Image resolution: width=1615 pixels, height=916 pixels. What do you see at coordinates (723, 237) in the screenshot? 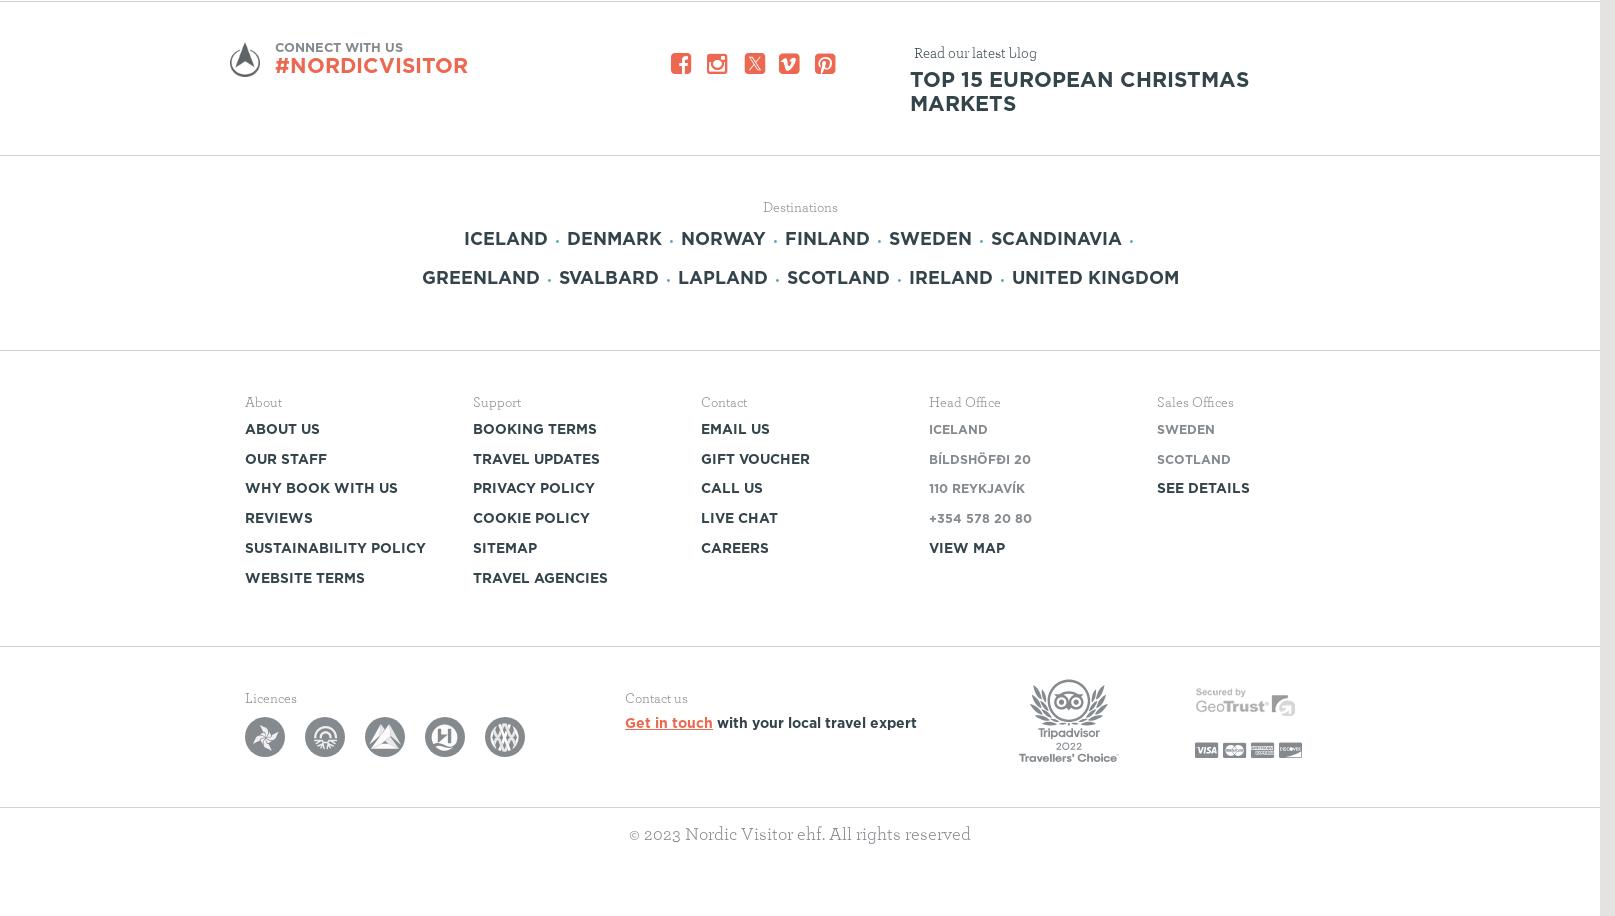
I see `'Norway'` at bounding box center [723, 237].